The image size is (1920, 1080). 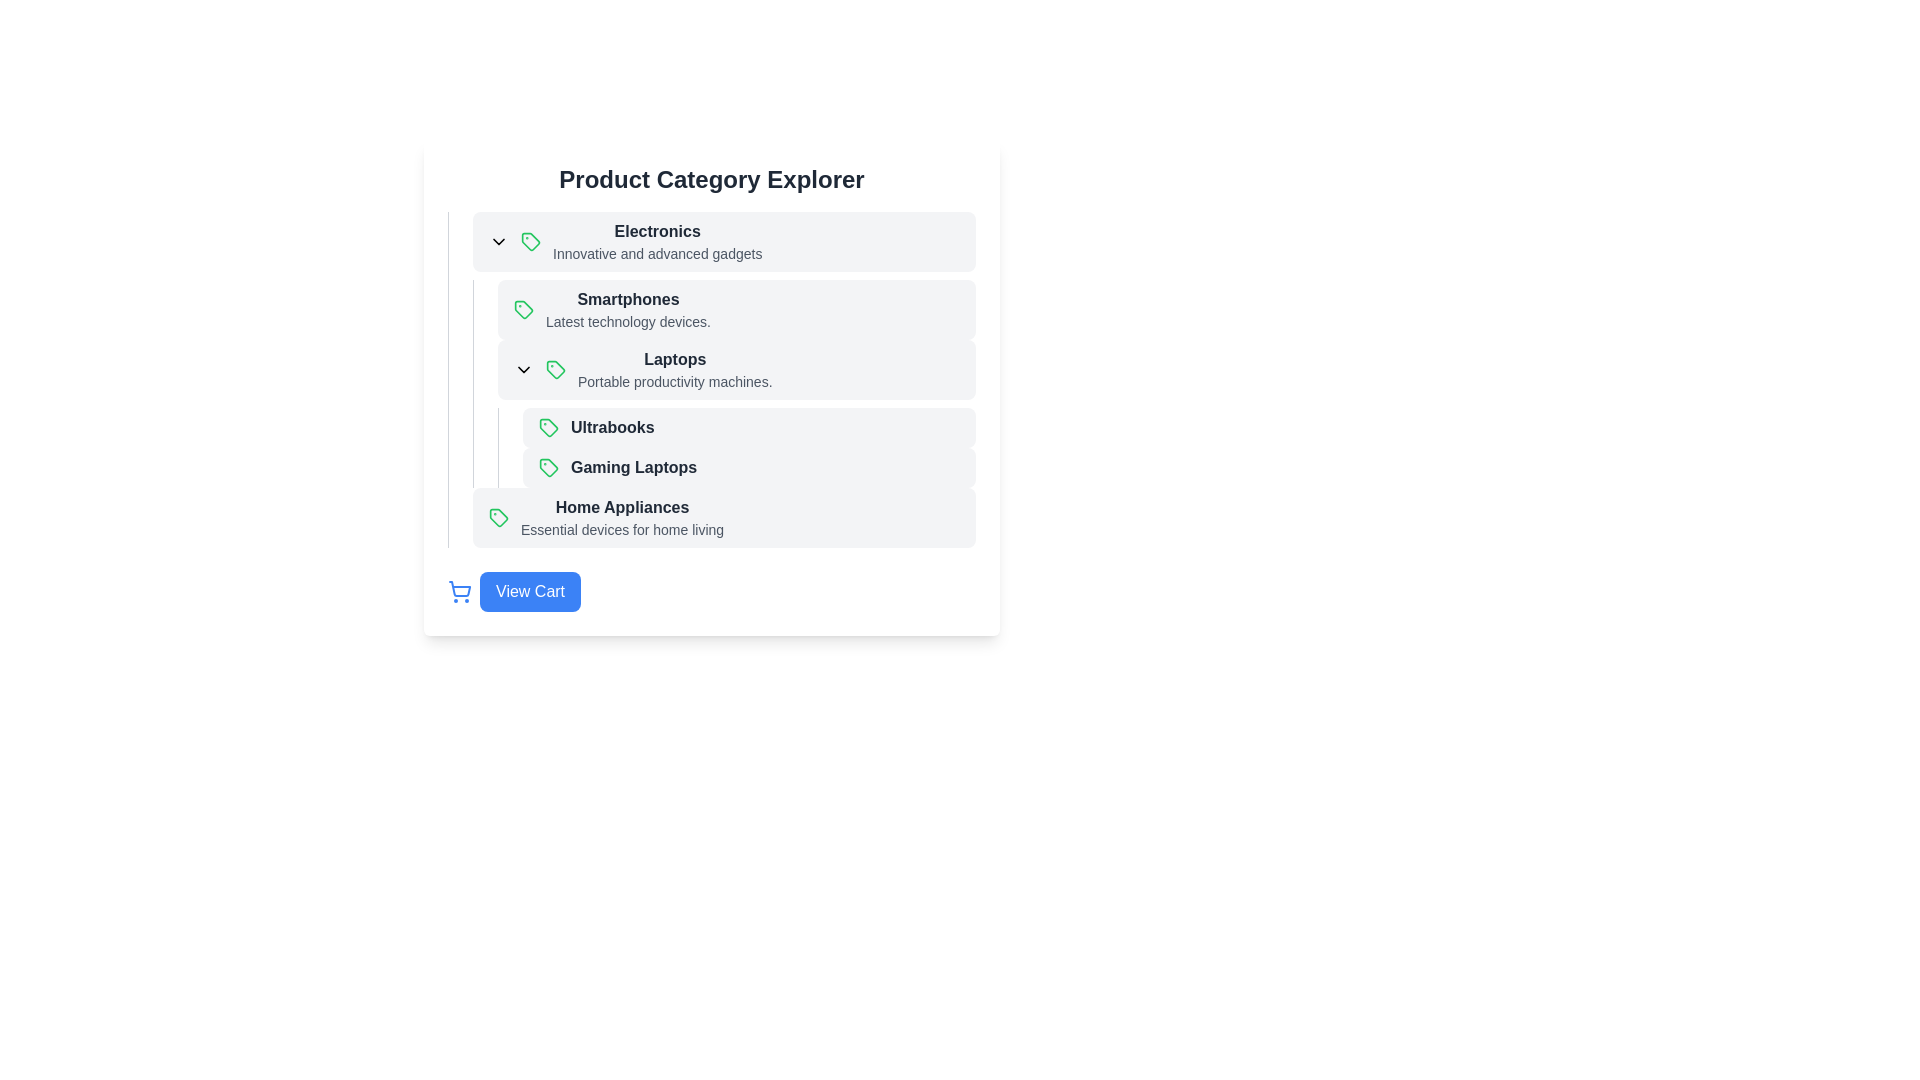 What do you see at coordinates (548, 467) in the screenshot?
I see `the Decorative icon that visually labels the 'Gaming Laptops' entry, which is the first icon in the highlighted row and aligns horizontally with the text` at bounding box center [548, 467].